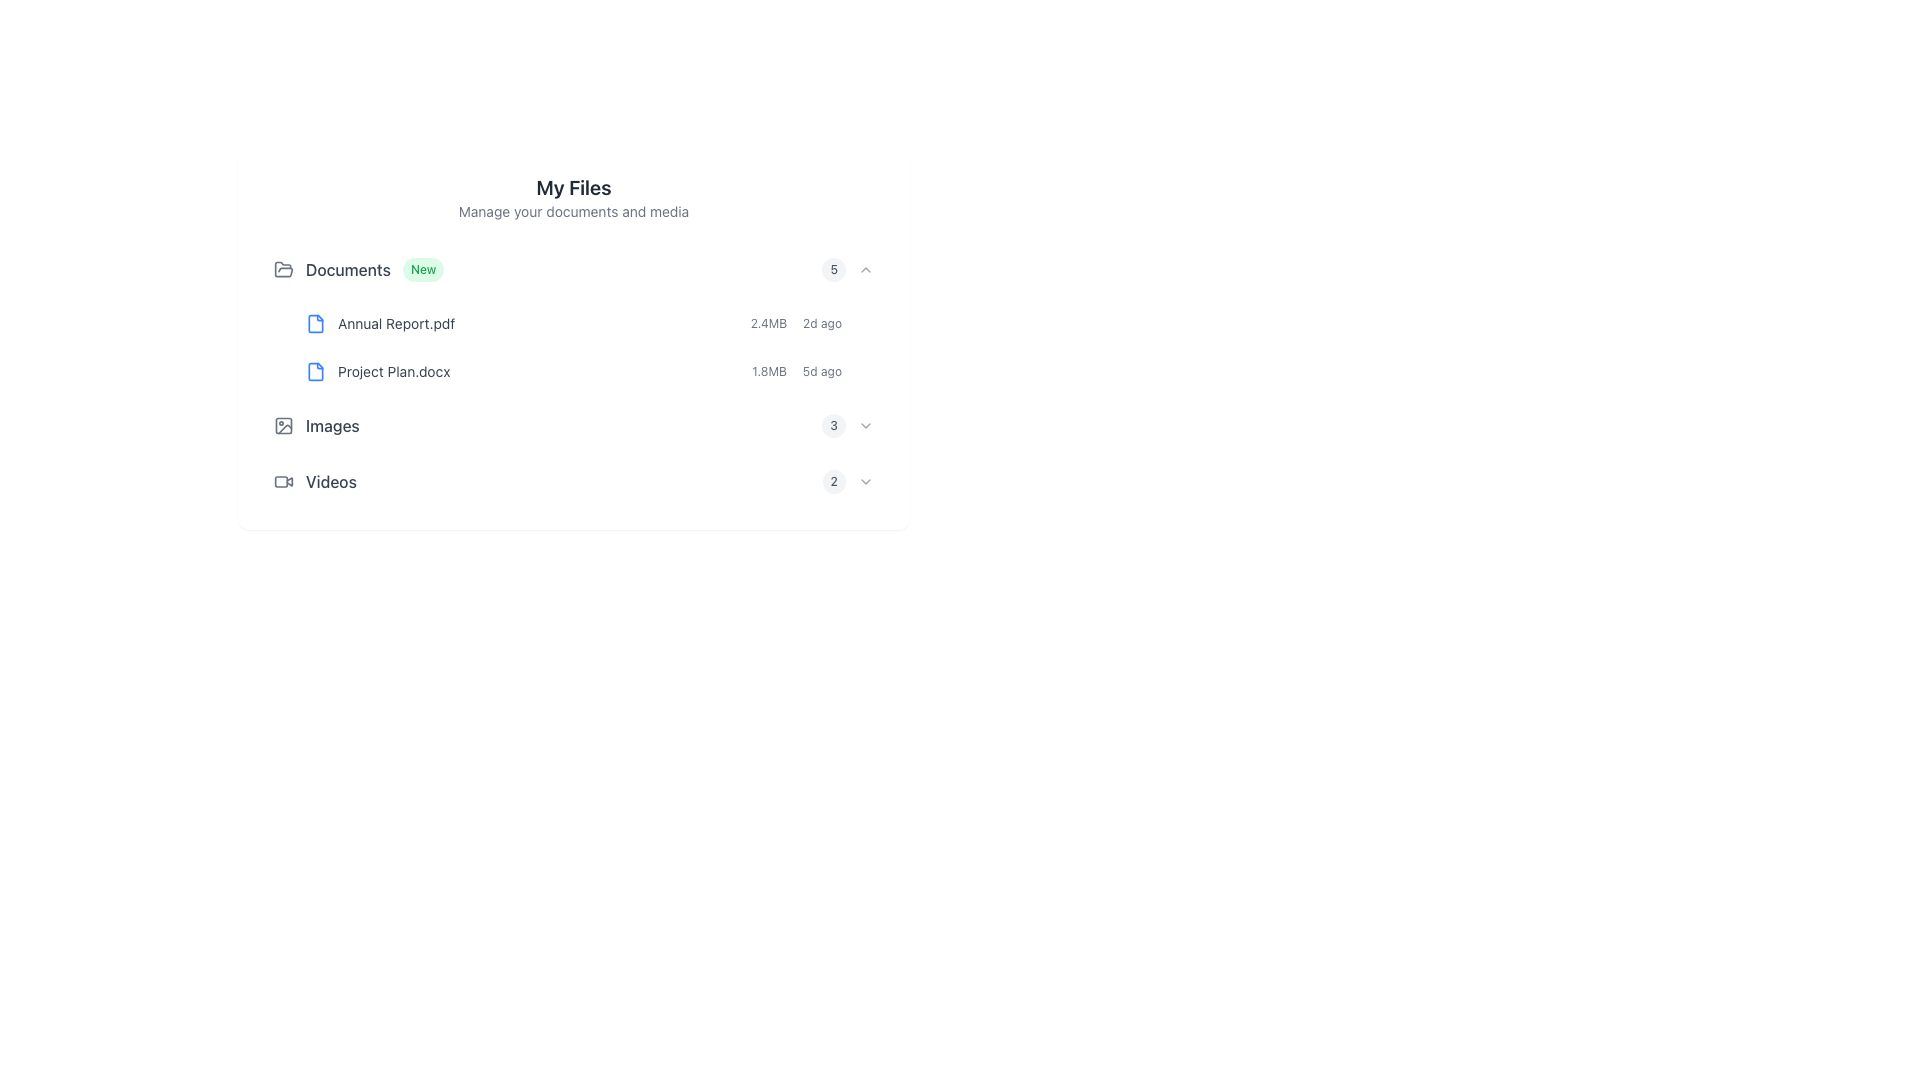 The height and width of the screenshot is (1080, 1920). I want to click on the timestamp text label indicating when the file 'Annual Report.pdf' was last modified, located next to the size '2.4MB', so click(822, 323).